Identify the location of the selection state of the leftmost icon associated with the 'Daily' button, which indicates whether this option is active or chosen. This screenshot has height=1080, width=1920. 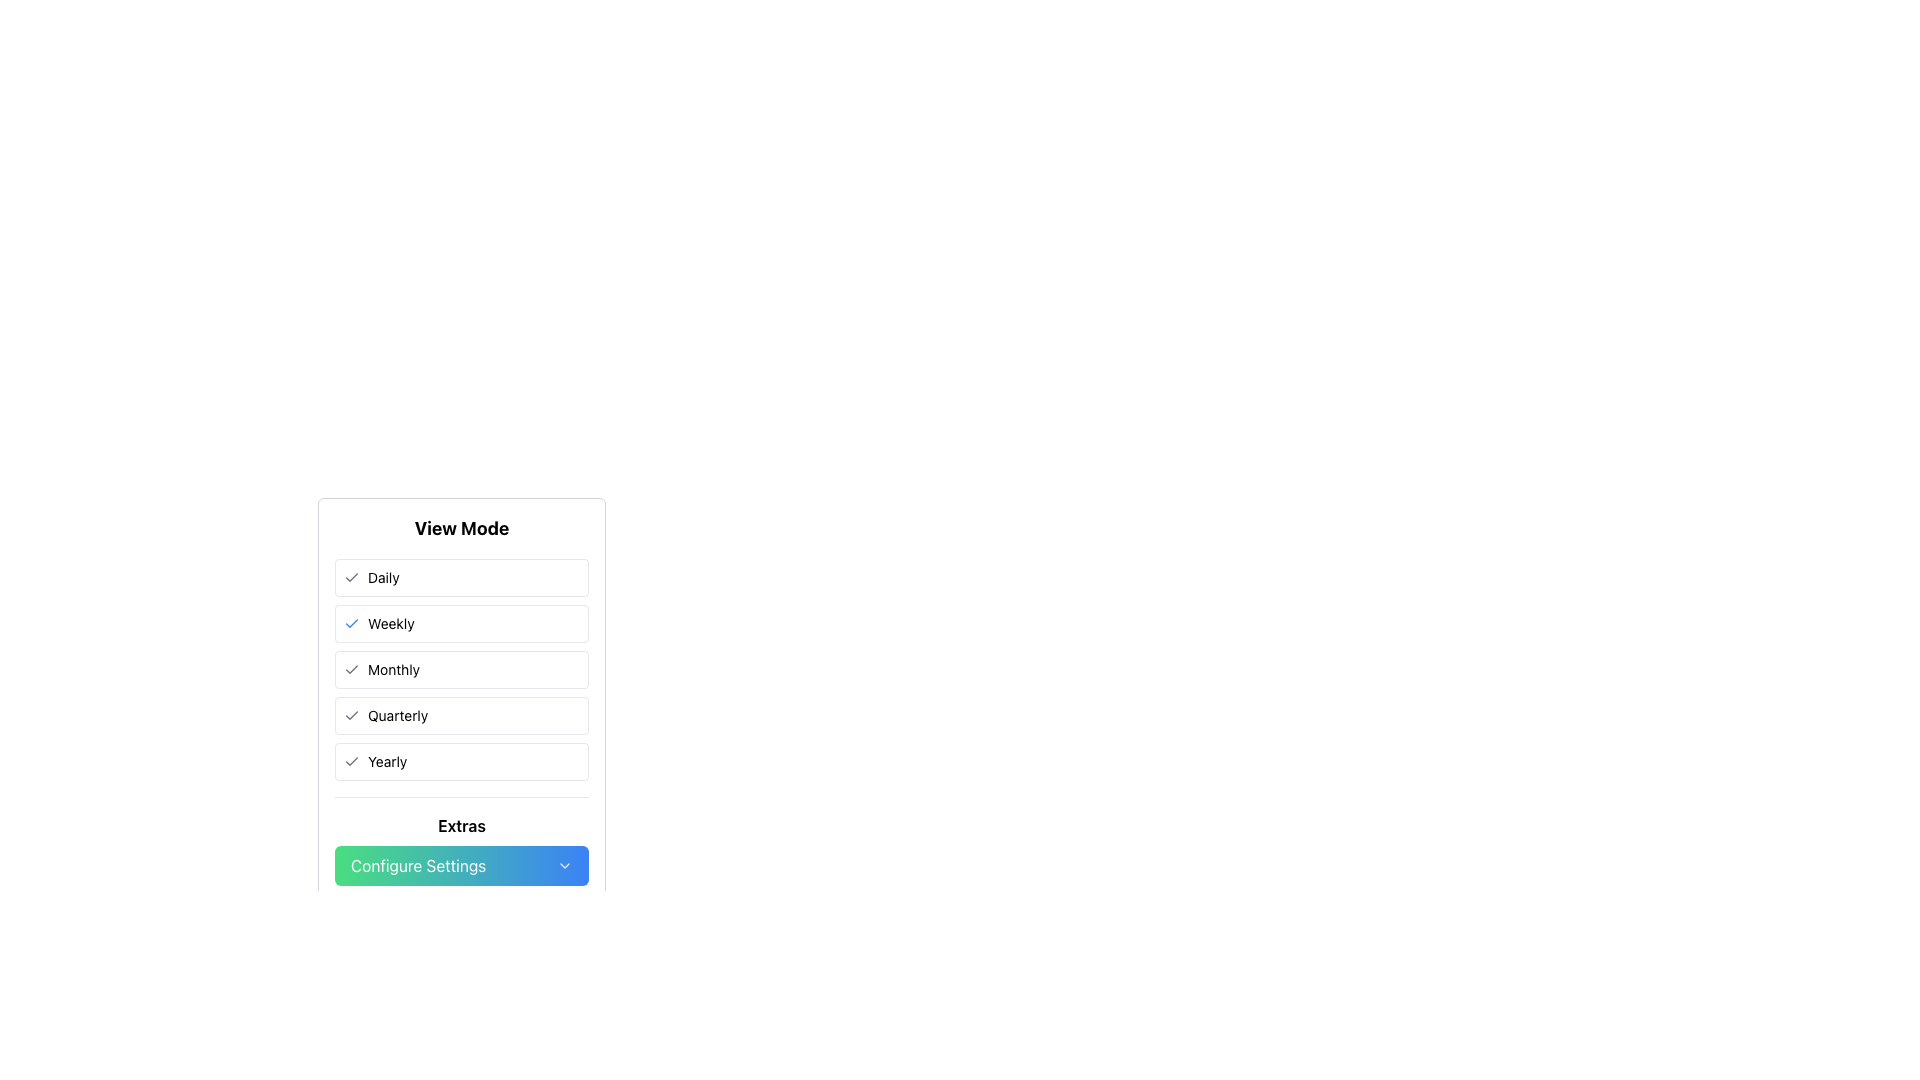
(351, 578).